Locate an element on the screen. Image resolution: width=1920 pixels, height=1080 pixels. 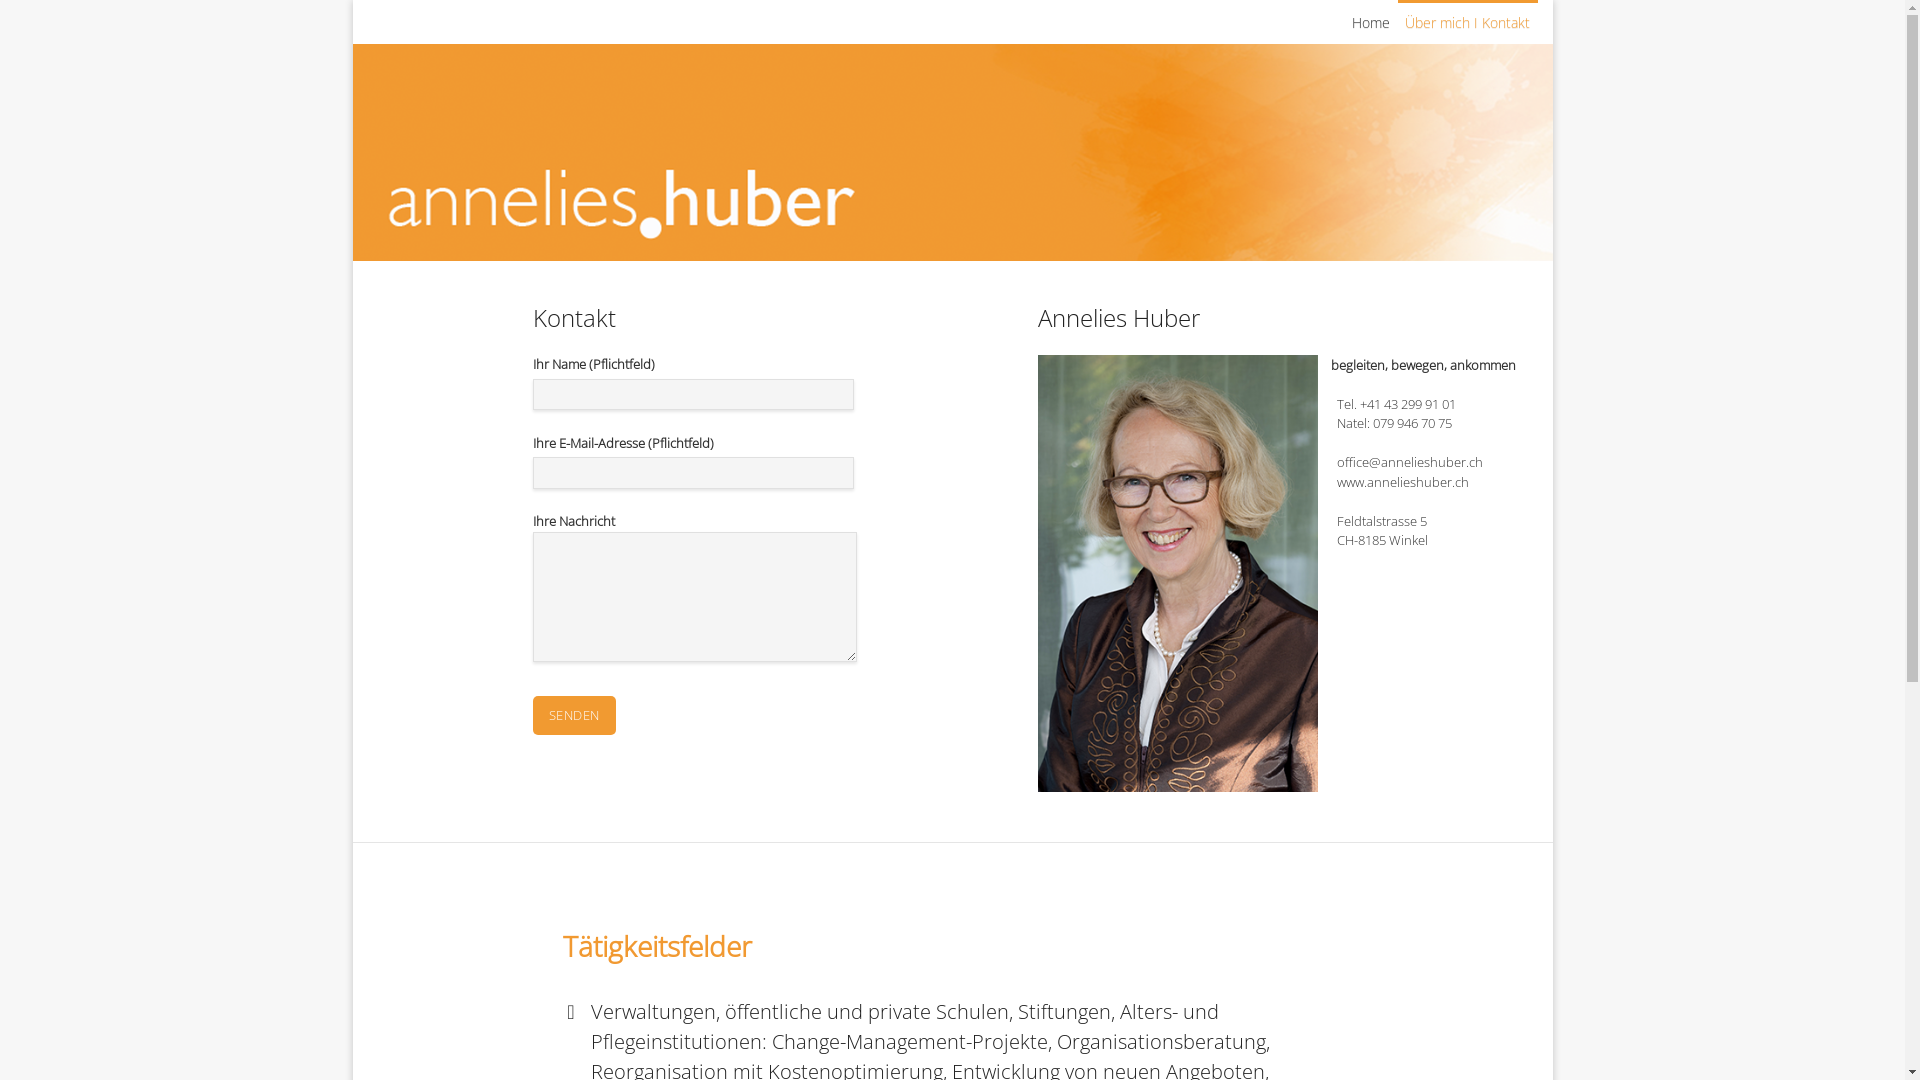
'Home' is located at coordinates (1369, 23).